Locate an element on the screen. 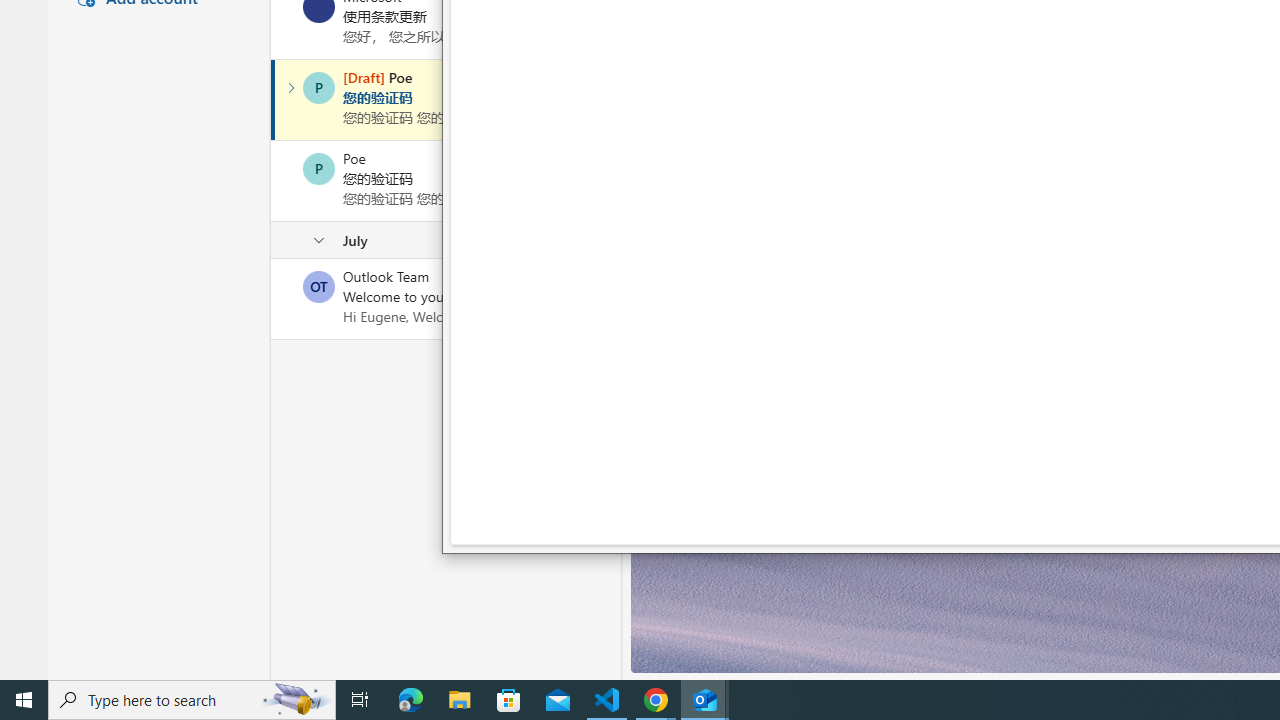  'Start' is located at coordinates (24, 698).